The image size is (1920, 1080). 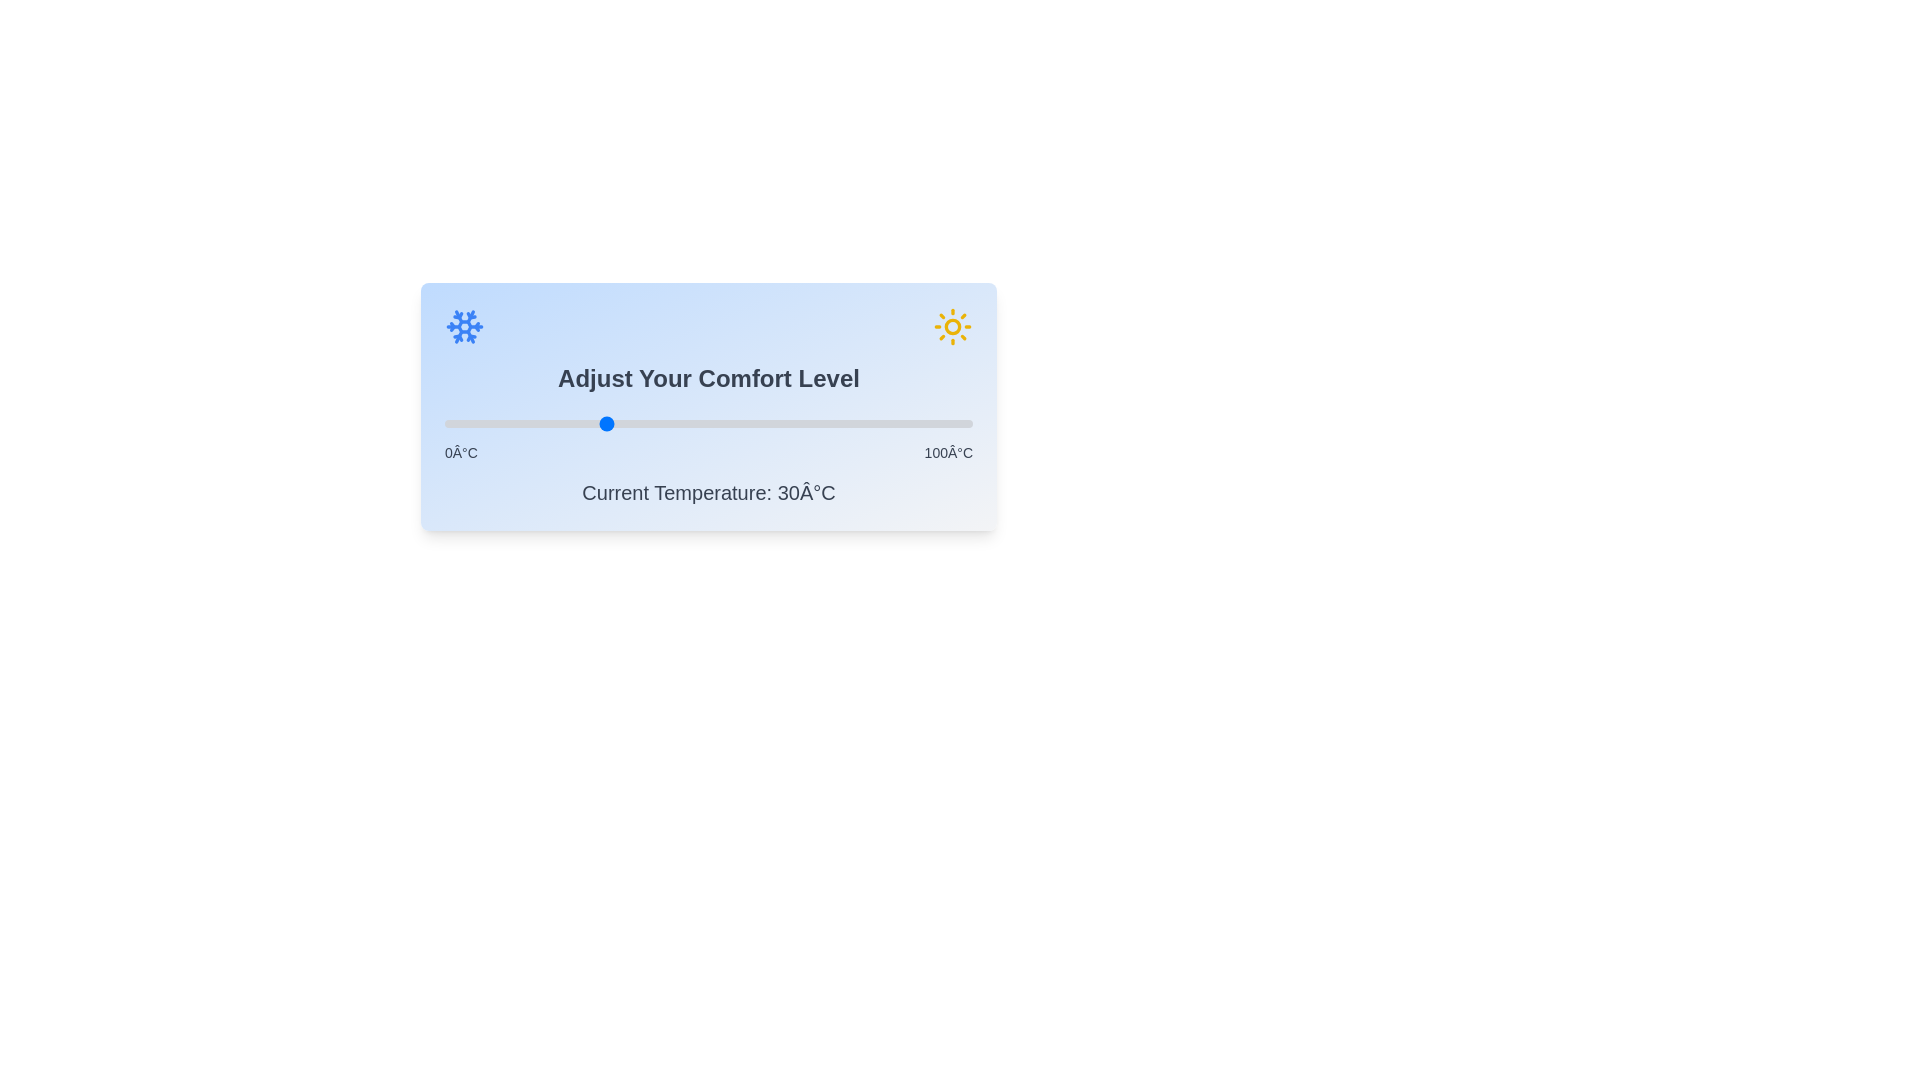 What do you see at coordinates (623, 423) in the screenshot?
I see `the comfort level slider to set the temperature to 34 degrees Celsius` at bounding box center [623, 423].